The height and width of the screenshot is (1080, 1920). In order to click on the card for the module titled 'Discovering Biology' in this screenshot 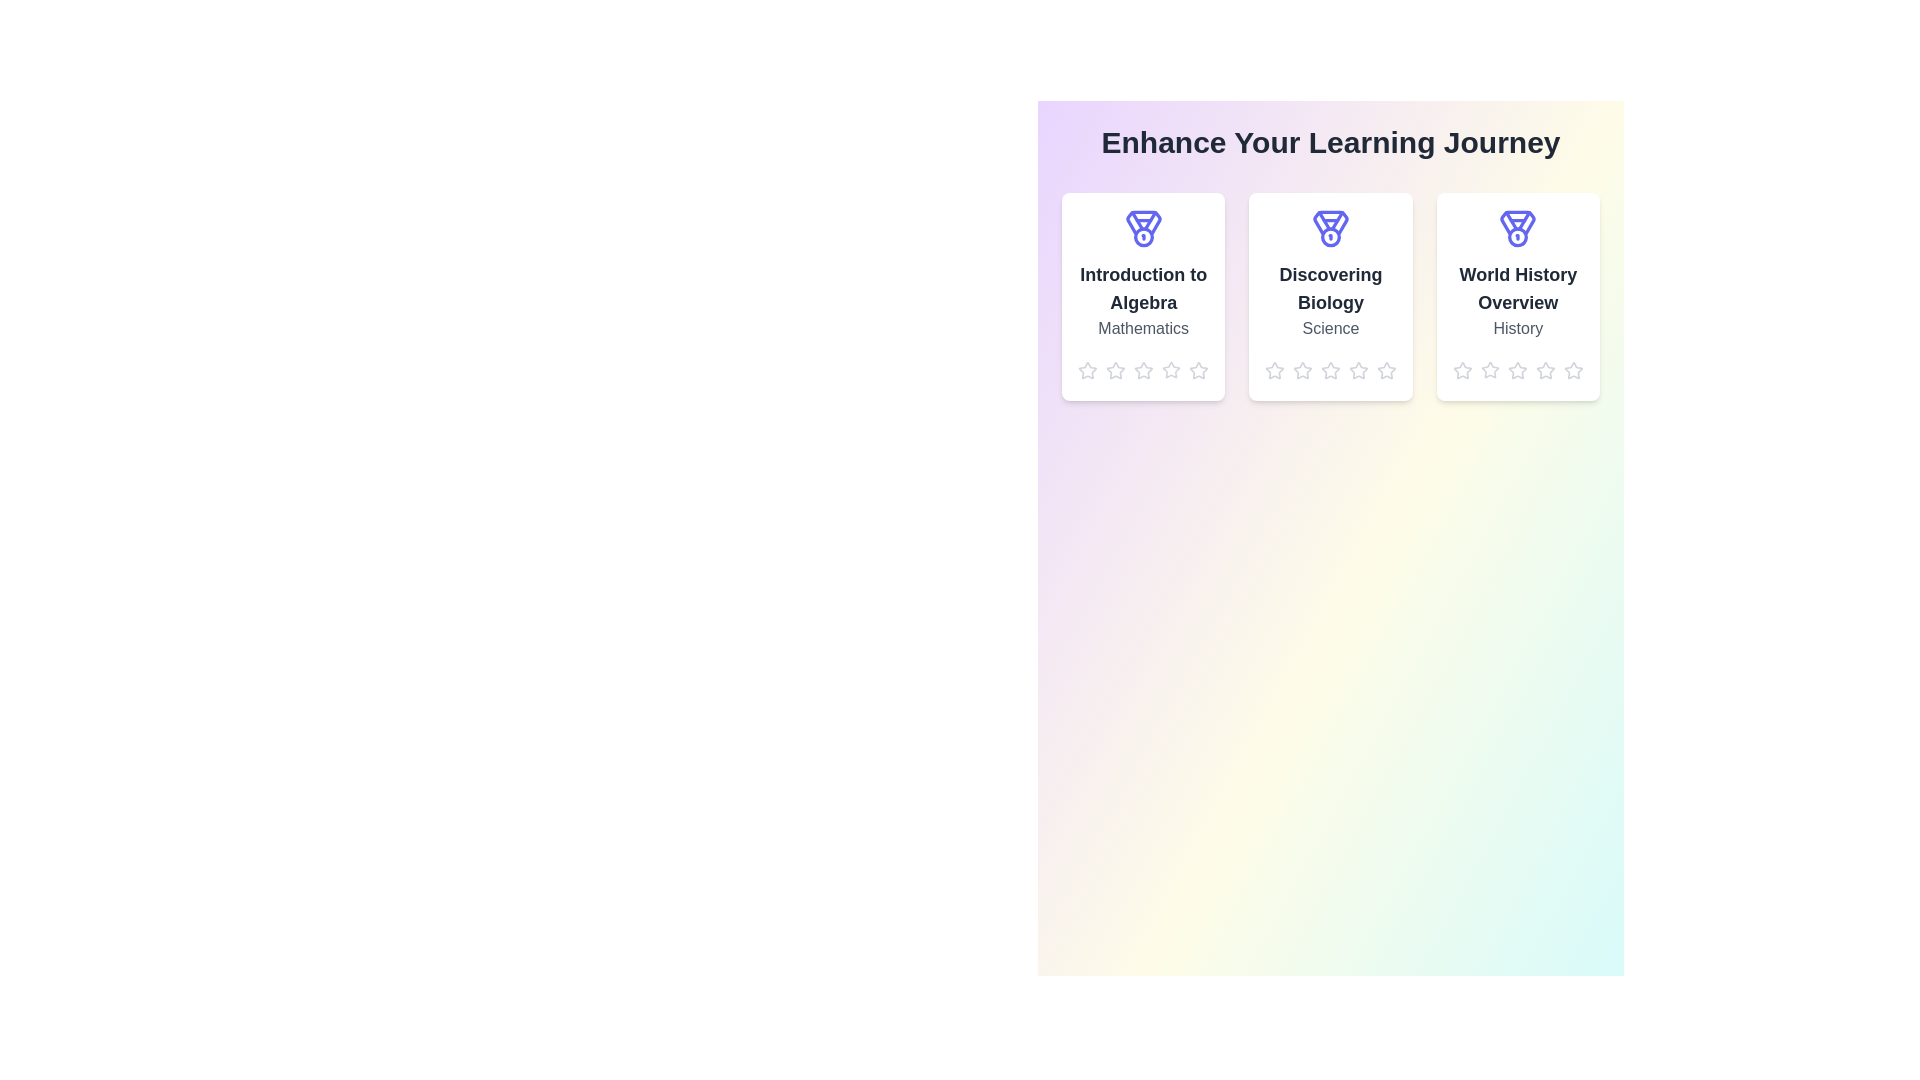, I will do `click(1330, 297)`.